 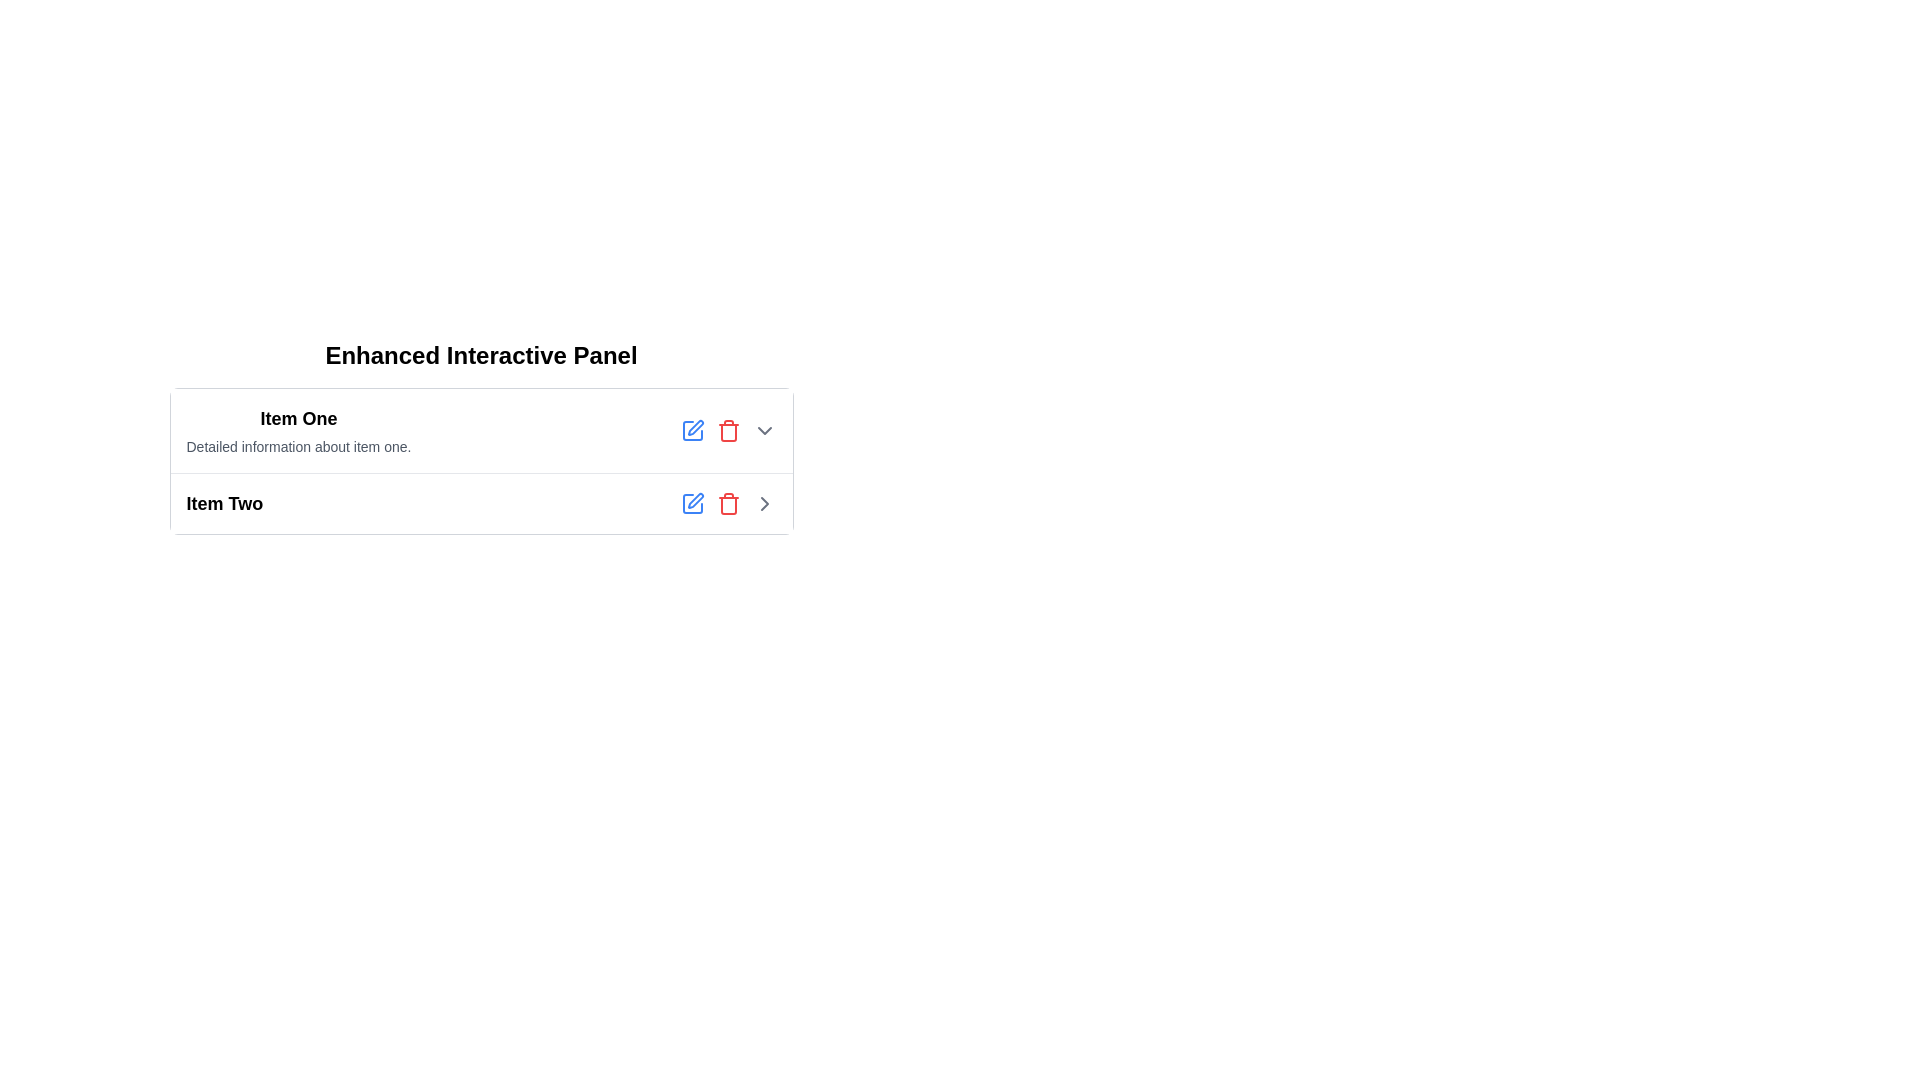 What do you see at coordinates (695, 427) in the screenshot?
I see `the pen icon located to the right of 'Item One' to initiate the edit action` at bounding box center [695, 427].